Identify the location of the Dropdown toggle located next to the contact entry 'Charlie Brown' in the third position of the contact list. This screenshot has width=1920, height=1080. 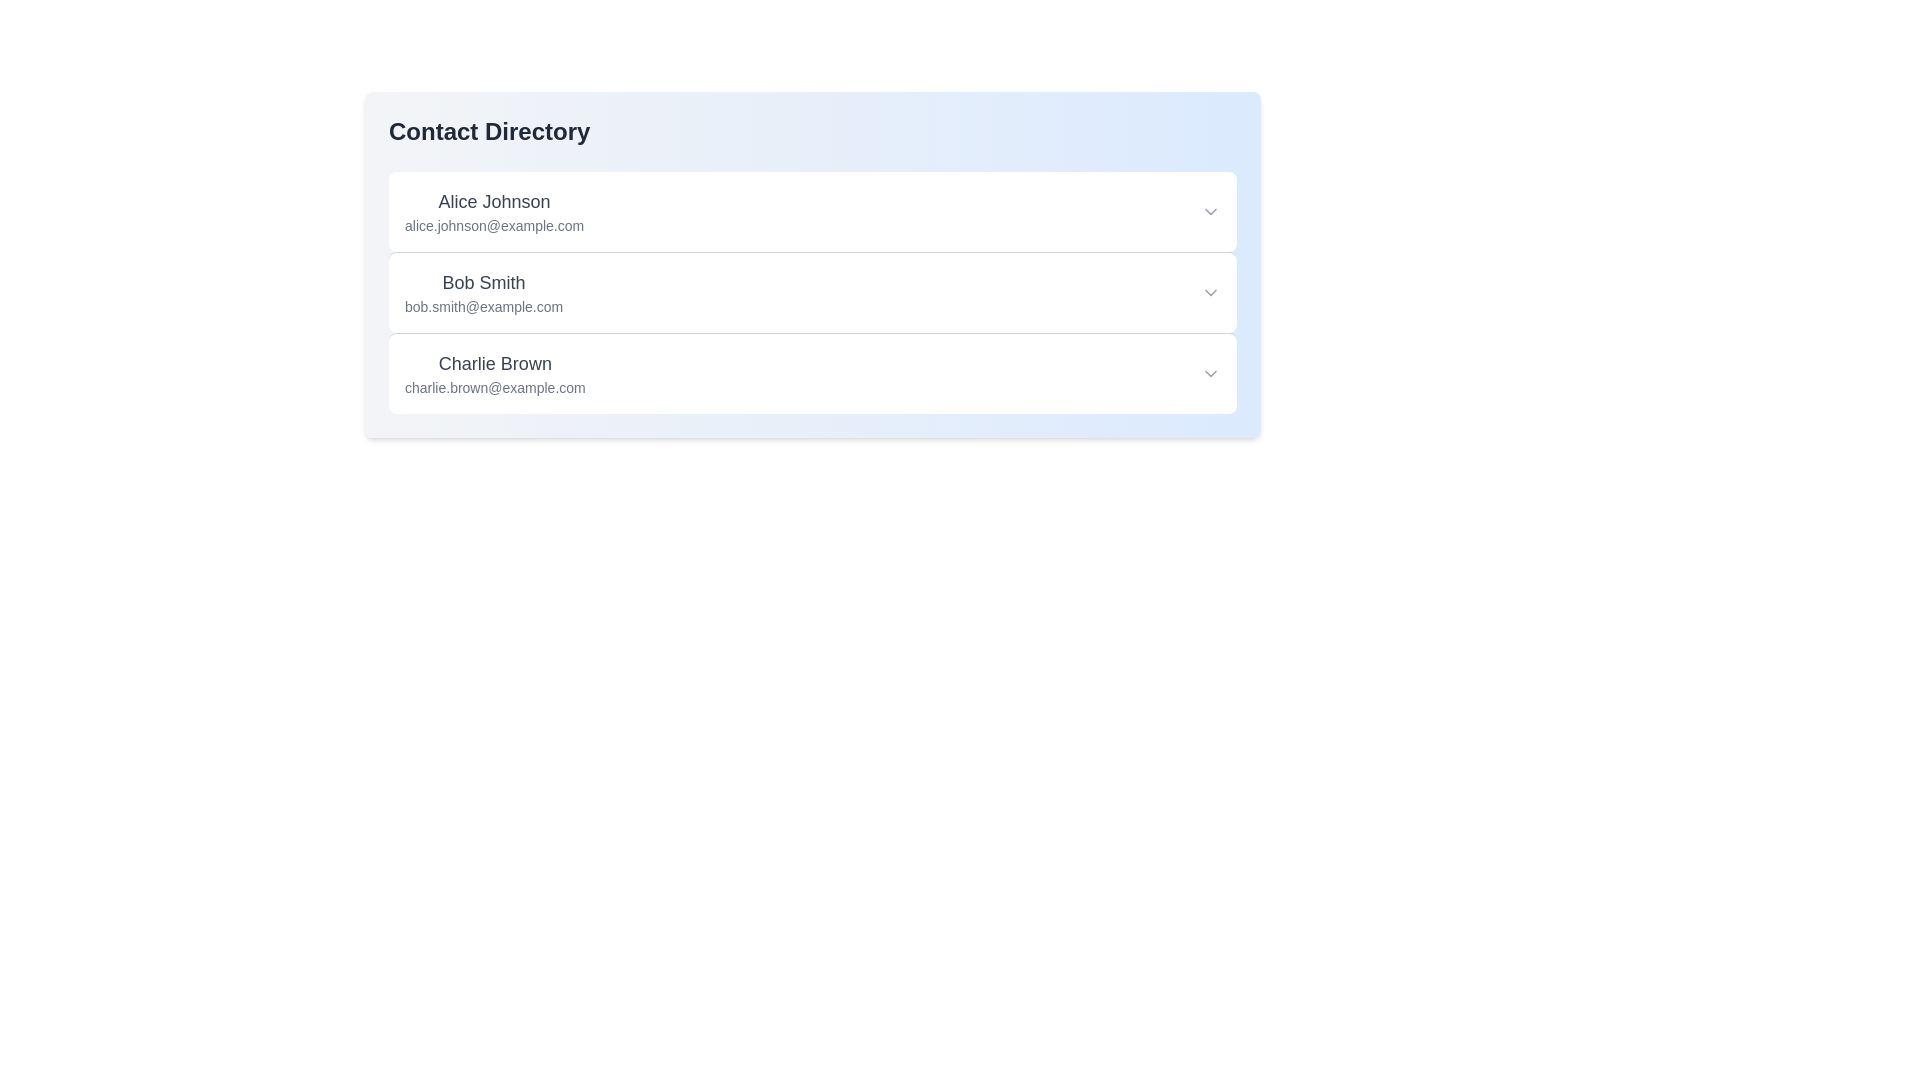
(1209, 374).